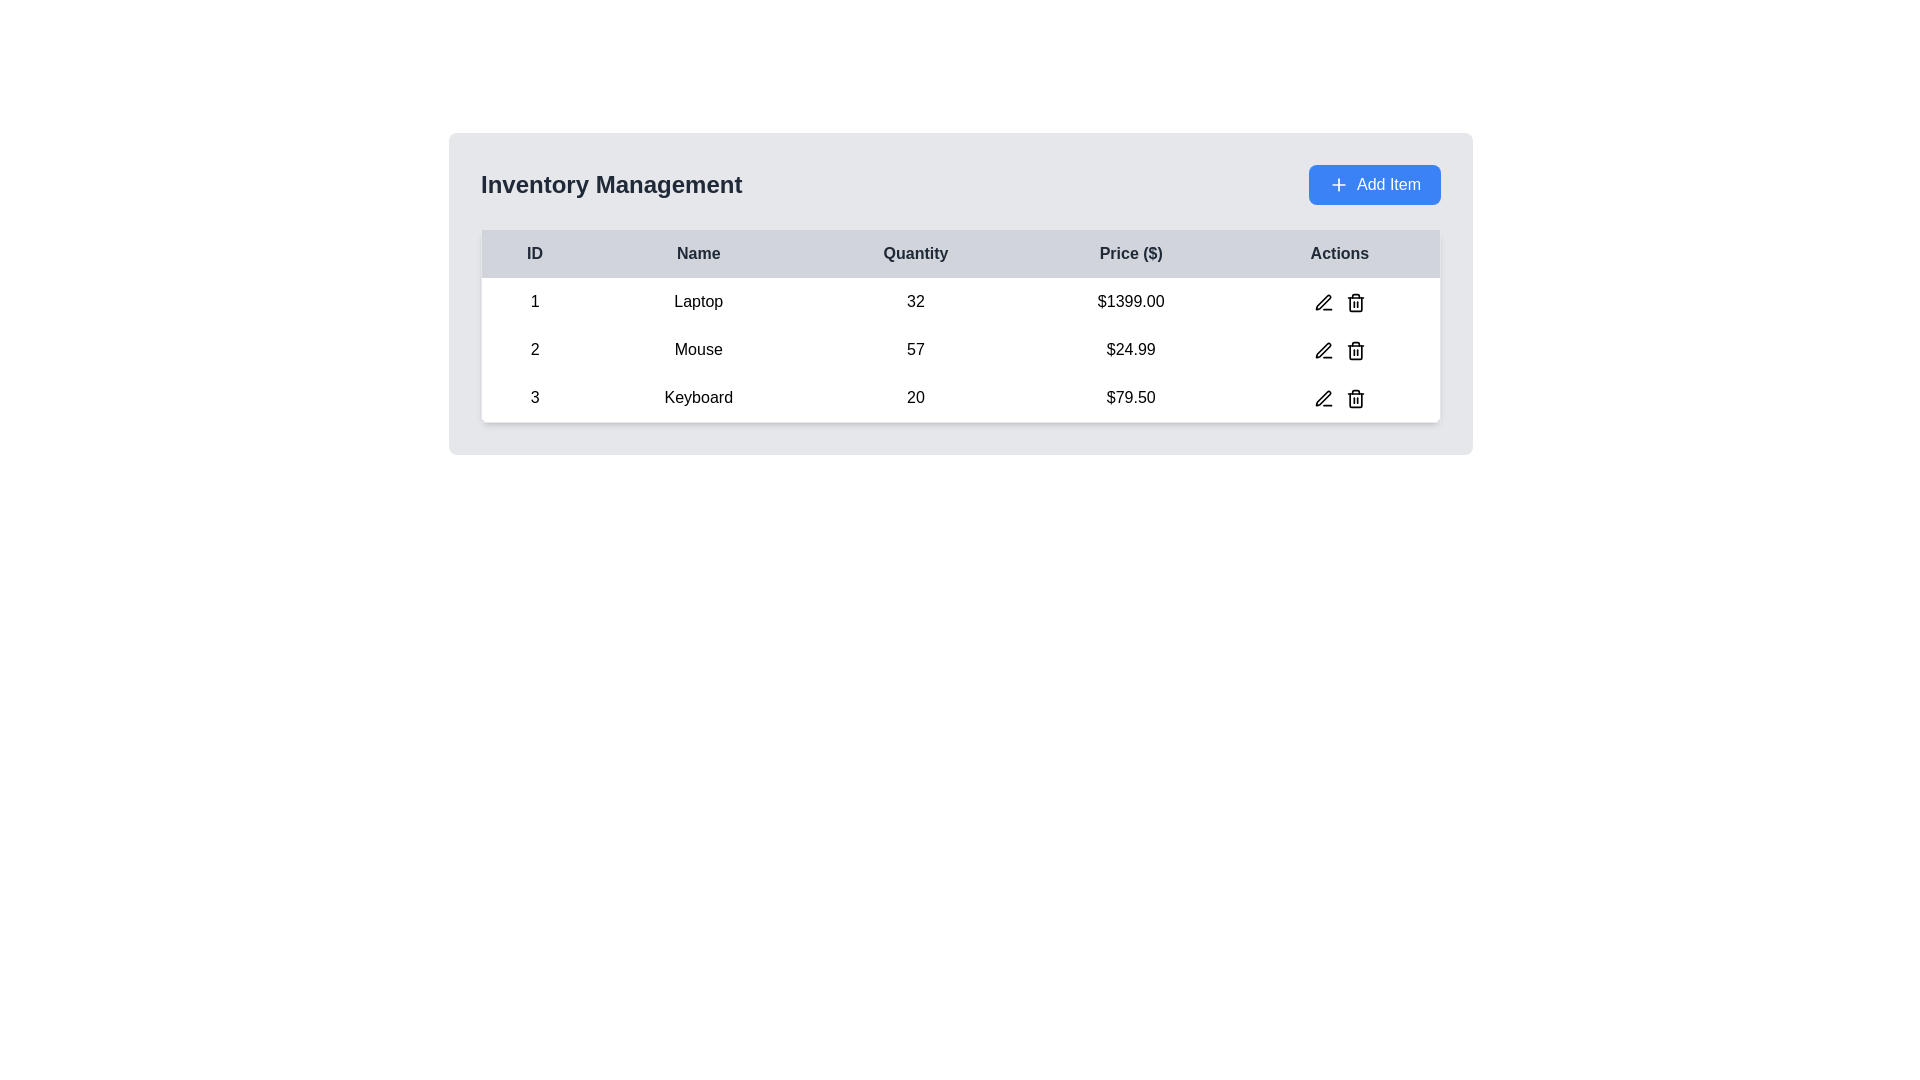 This screenshot has width=1920, height=1080. I want to click on the delete button in the 'Actions' column of the table row corresponding to the third item ('Keyboard'), which is the second icon to the right of the pencil icon, so click(1355, 397).